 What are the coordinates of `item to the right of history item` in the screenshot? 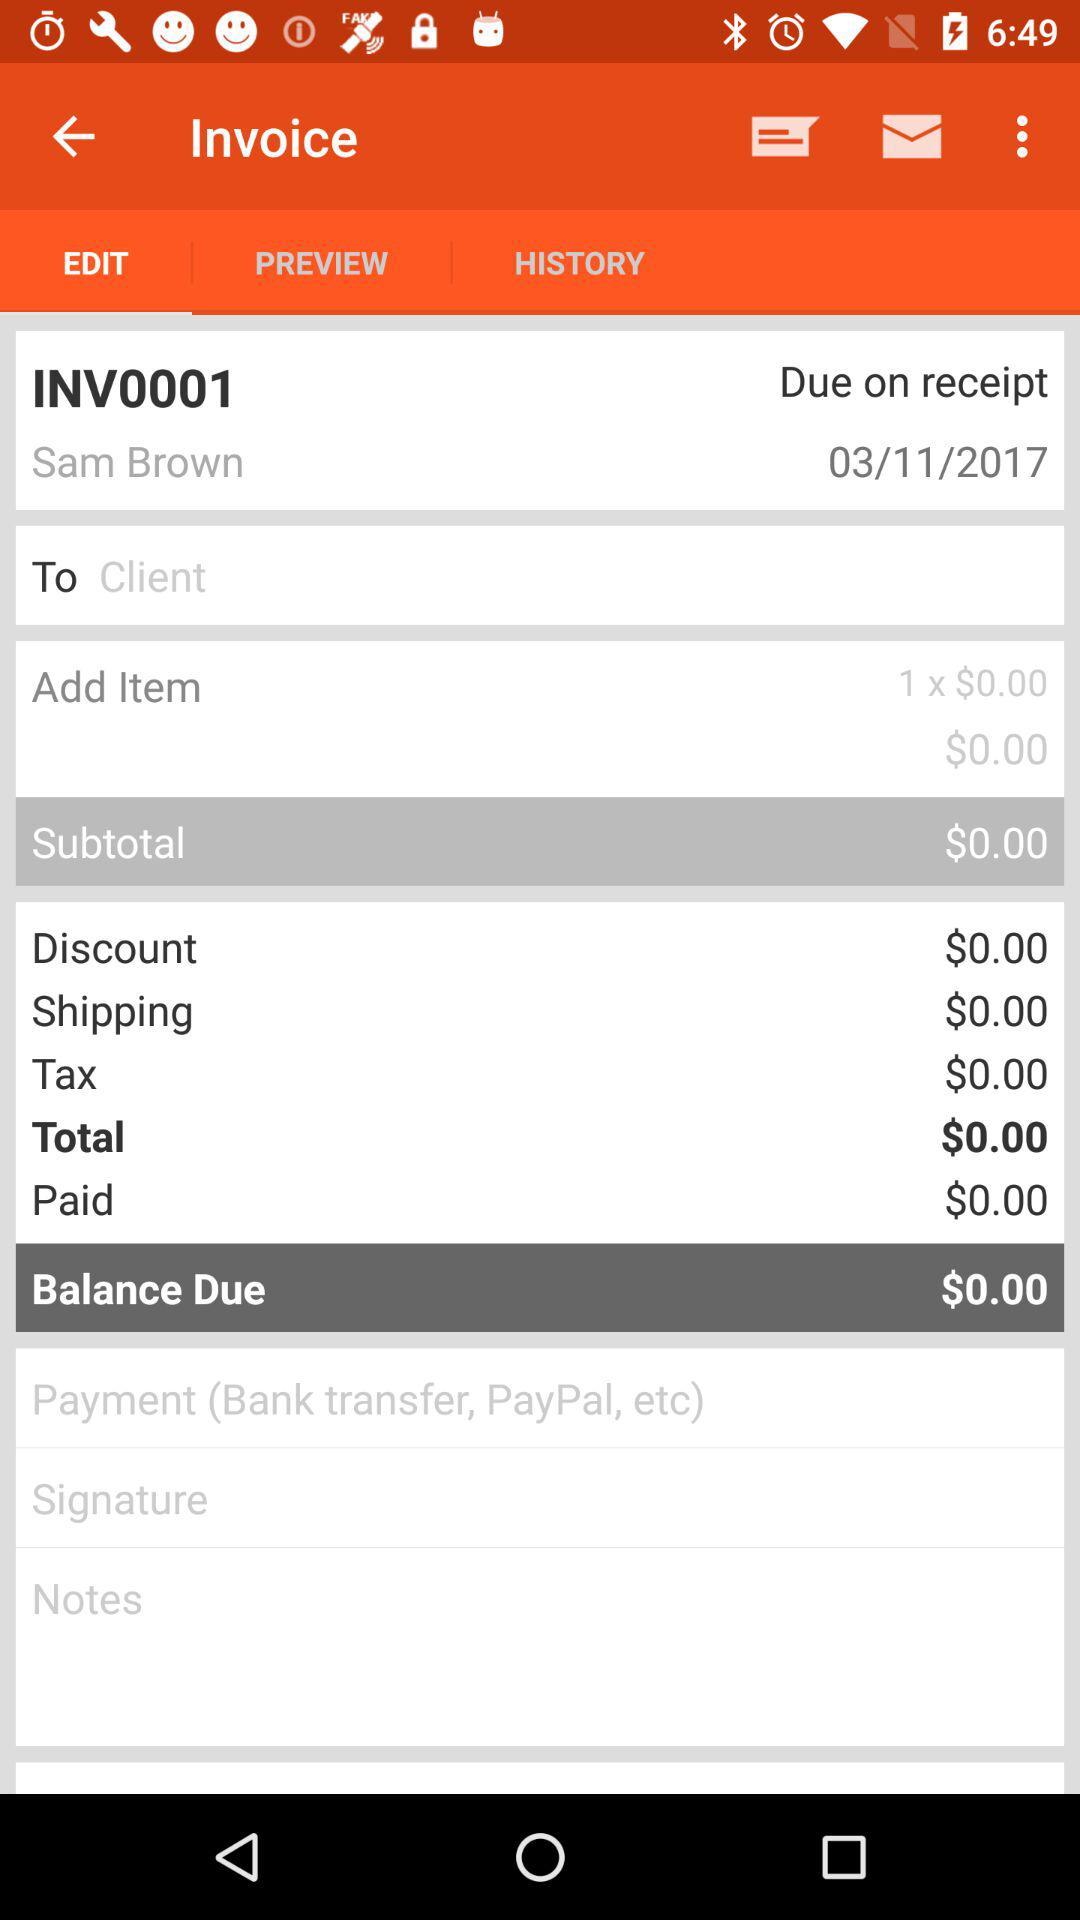 It's located at (785, 135).